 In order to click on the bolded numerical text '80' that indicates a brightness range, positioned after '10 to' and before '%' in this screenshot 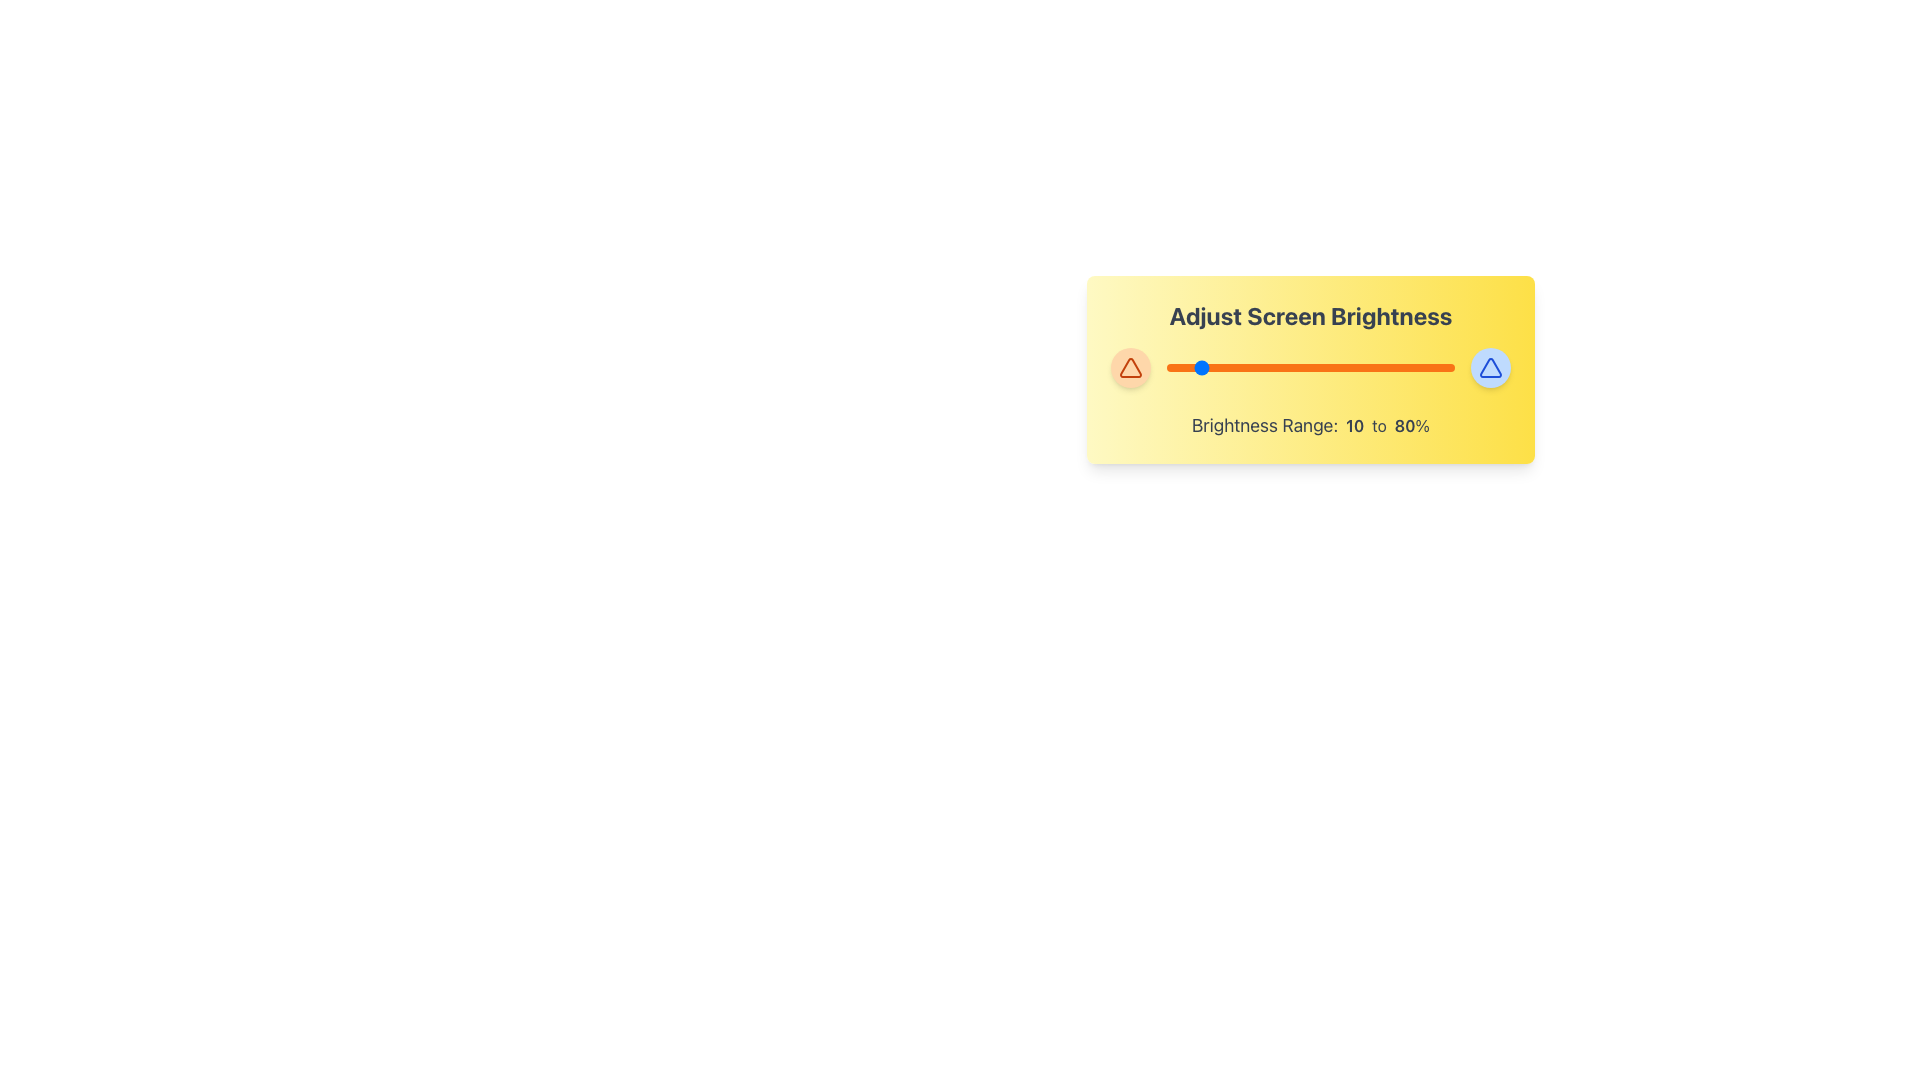, I will do `click(1404, 424)`.